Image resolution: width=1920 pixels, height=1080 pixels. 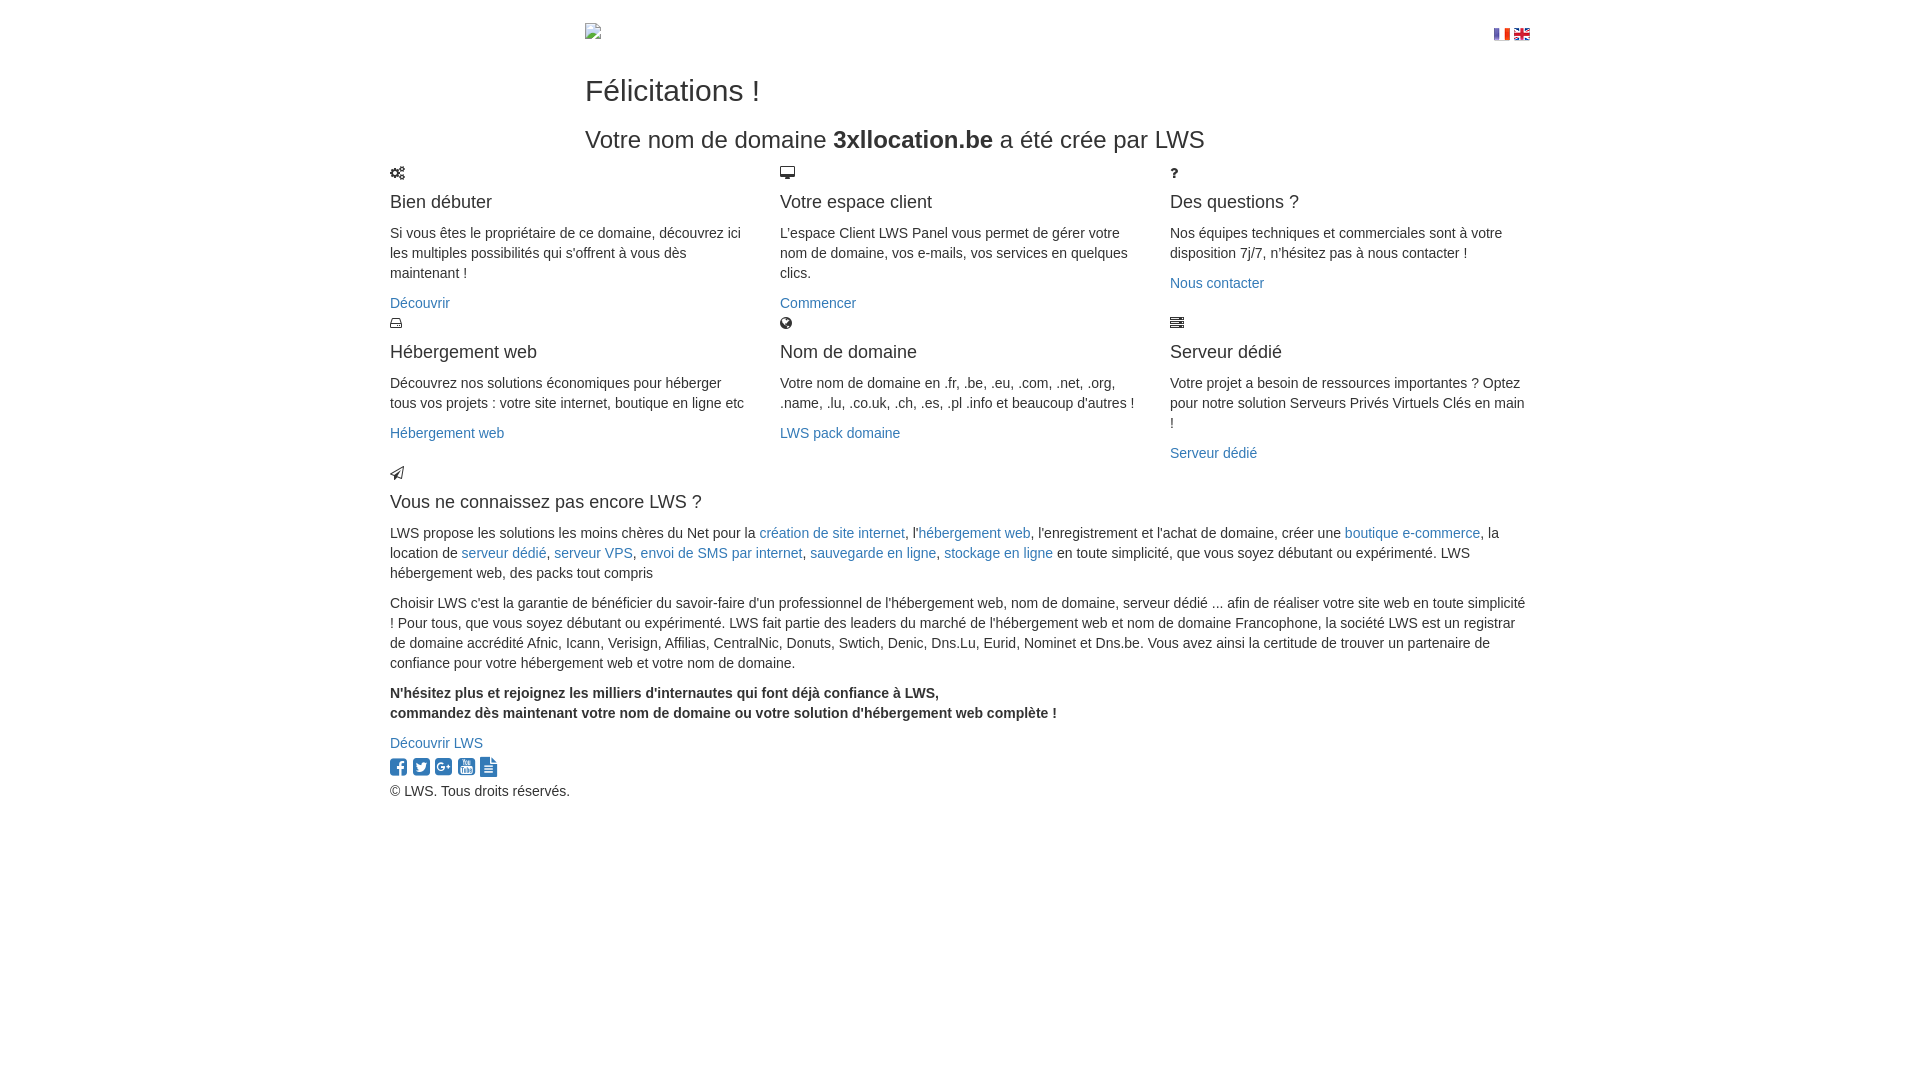 What do you see at coordinates (720, 552) in the screenshot?
I see `'envoi de SMS par internet'` at bounding box center [720, 552].